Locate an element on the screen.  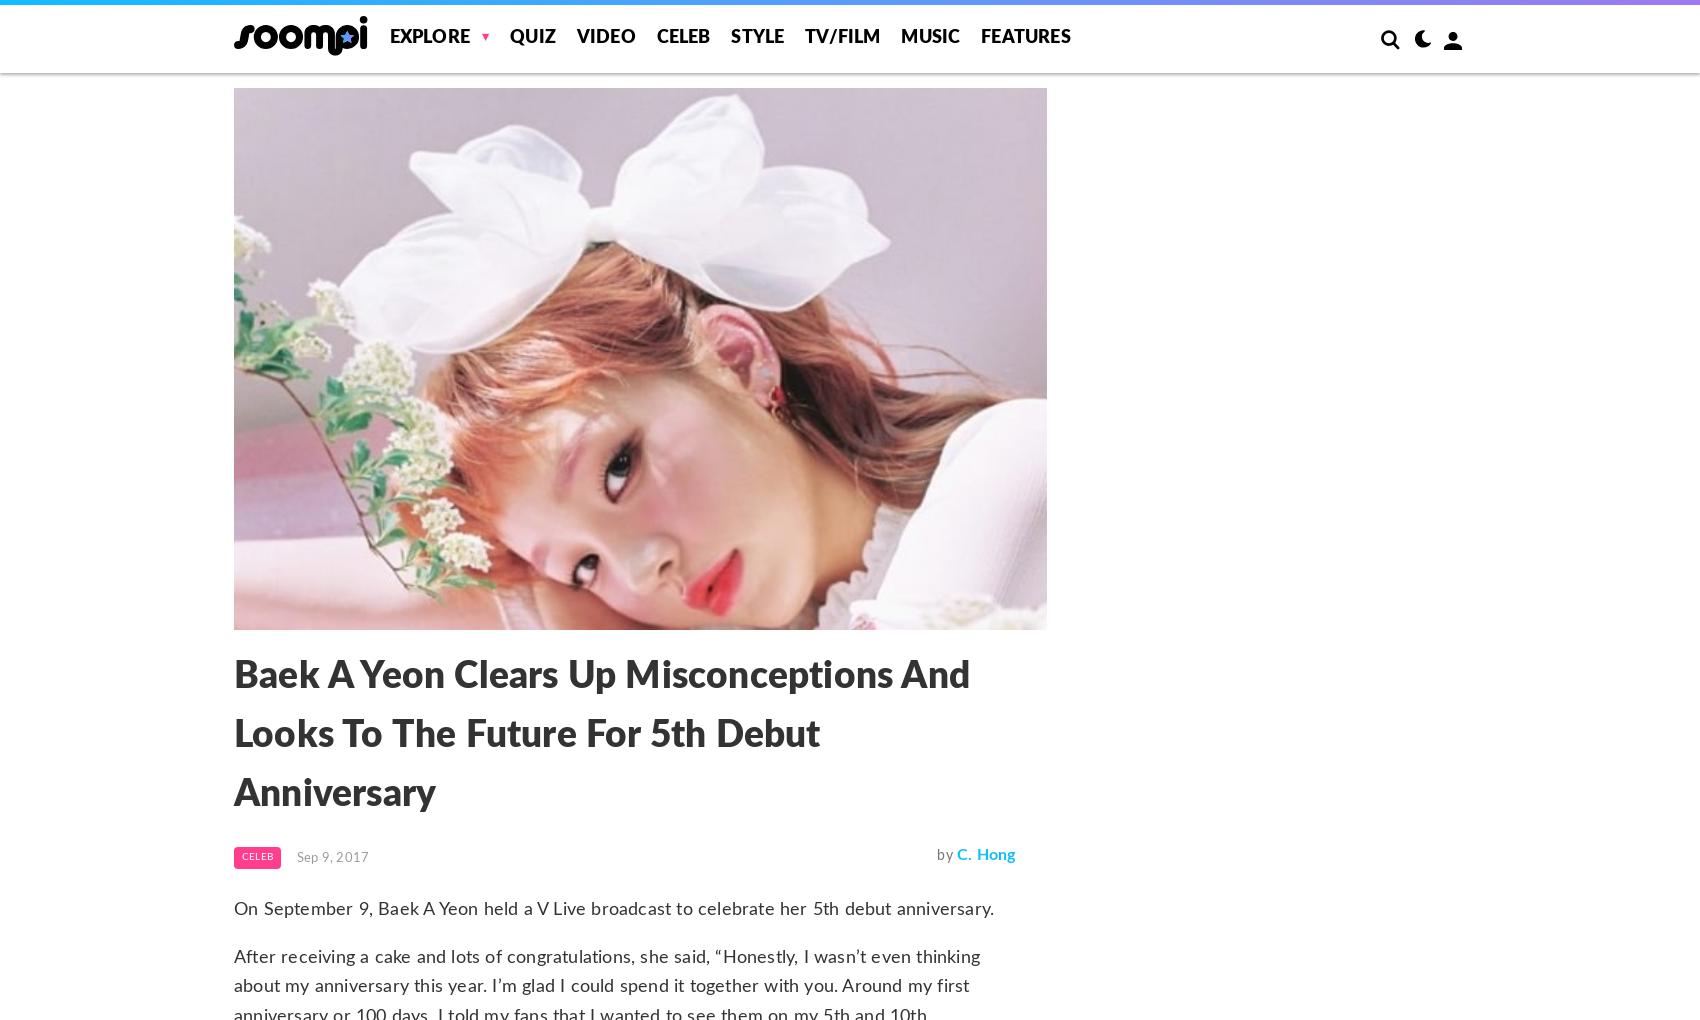
'TV/Film' is located at coordinates (841, 37).